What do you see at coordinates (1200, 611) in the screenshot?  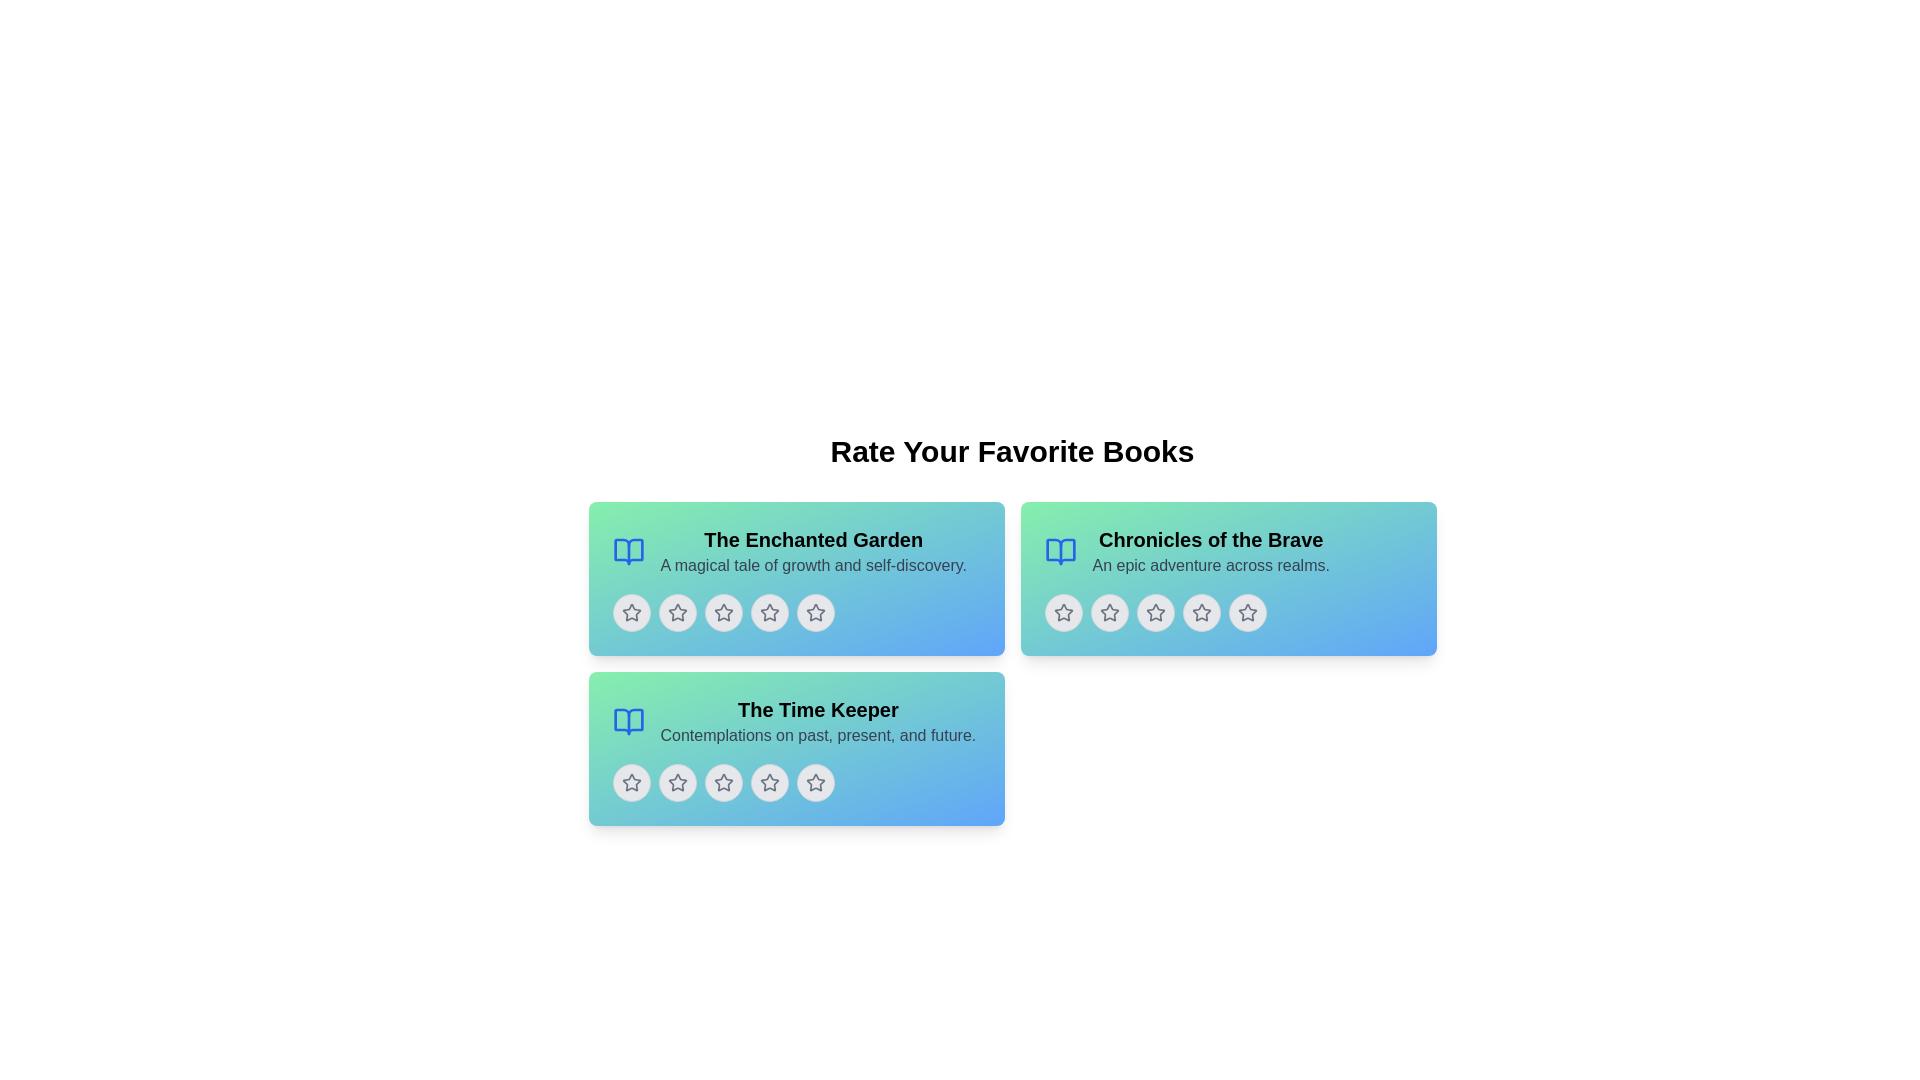 I see `the fourth grey star icon` at bounding box center [1200, 611].